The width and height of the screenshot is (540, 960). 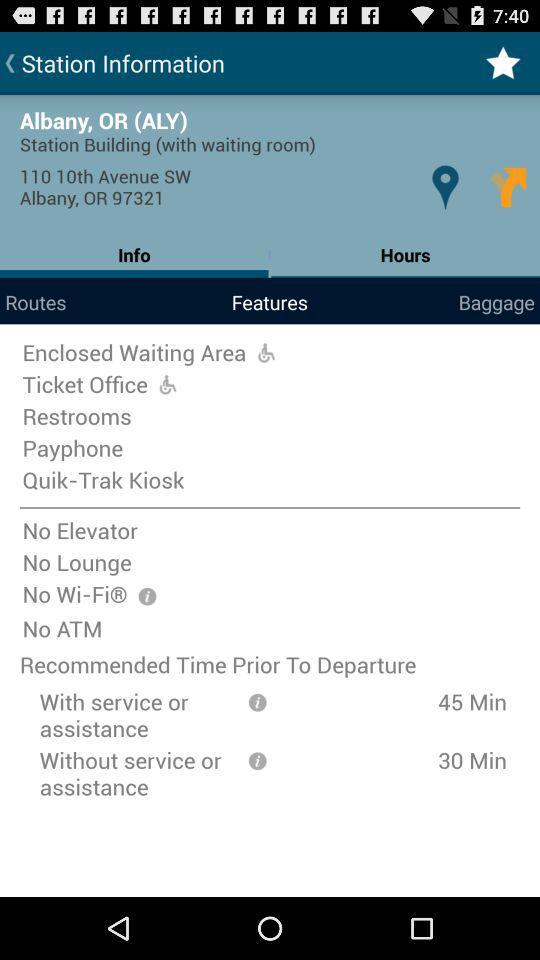 What do you see at coordinates (257, 749) in the screenshot?
I see `the info icon` at bounding box center [257, 749].